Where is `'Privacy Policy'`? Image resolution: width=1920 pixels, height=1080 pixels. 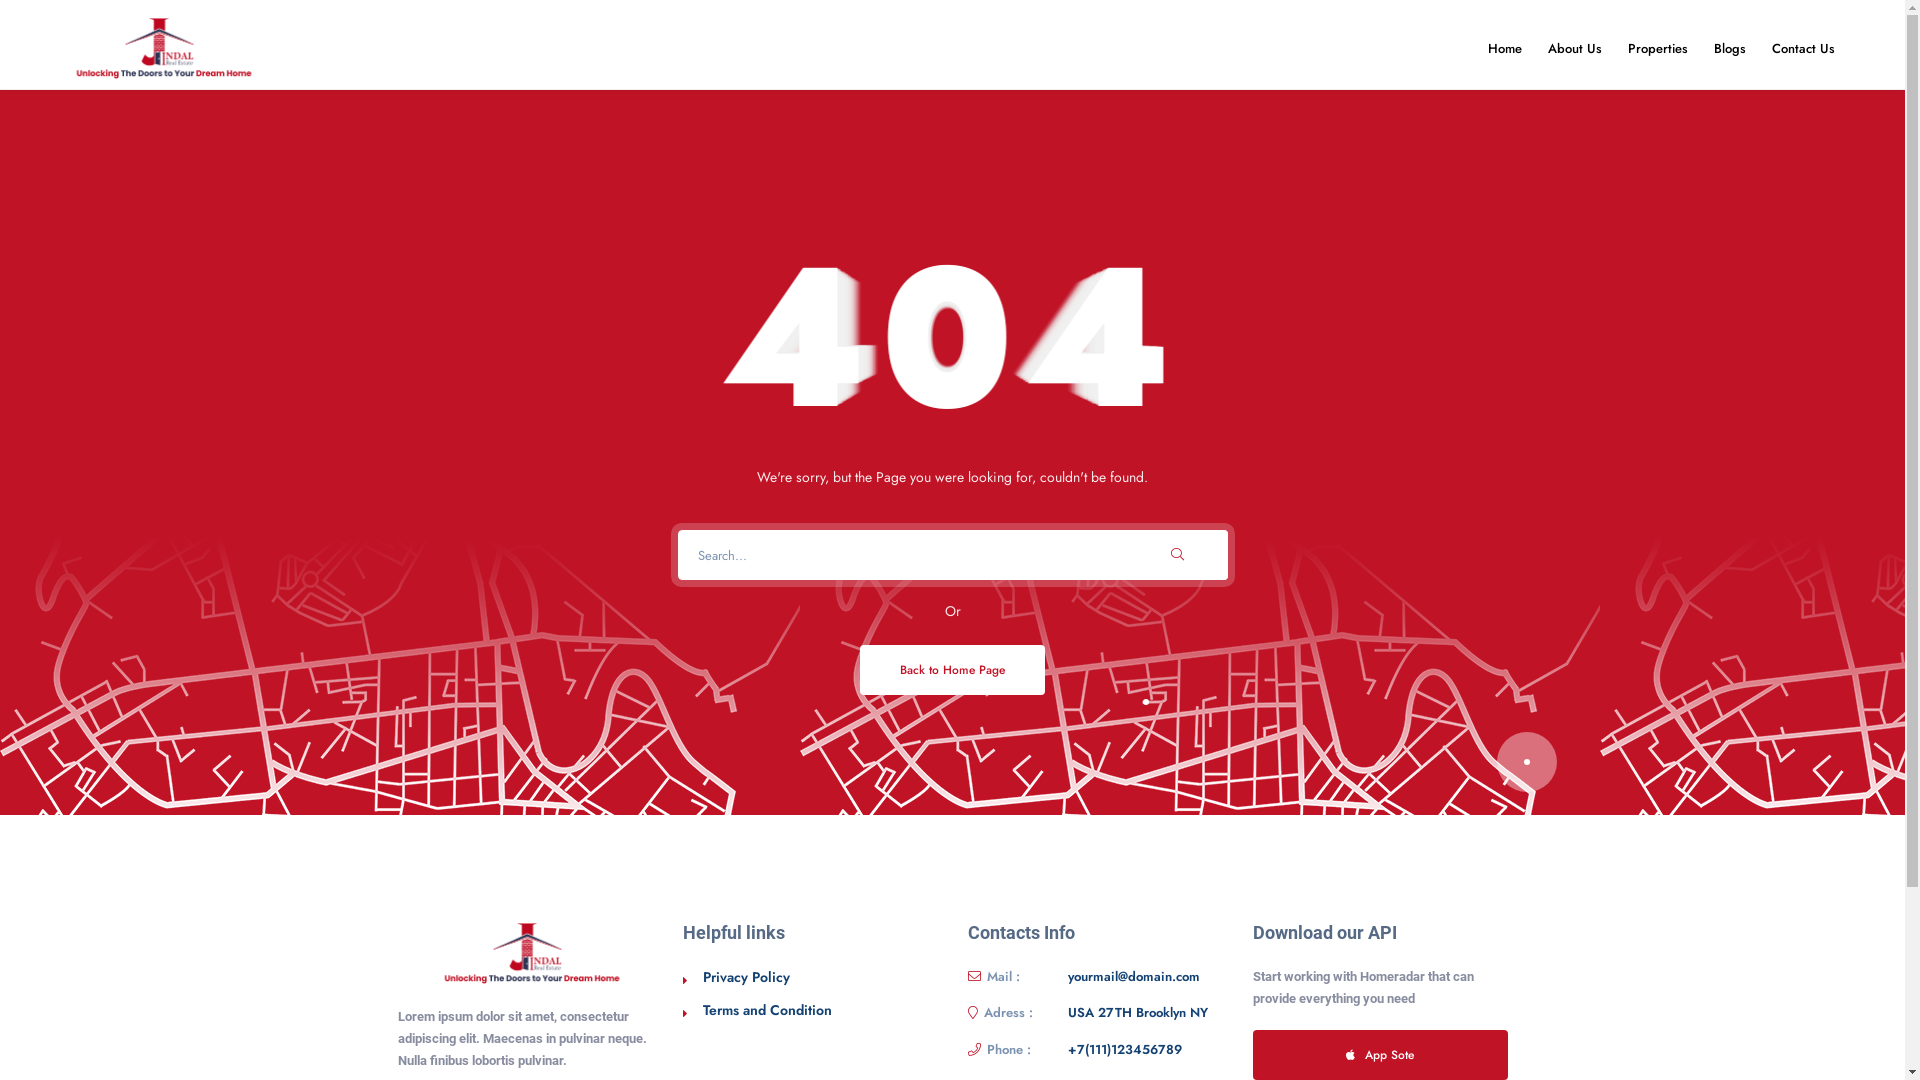
'Privacy Policy' is located at coordinates (744, 975).